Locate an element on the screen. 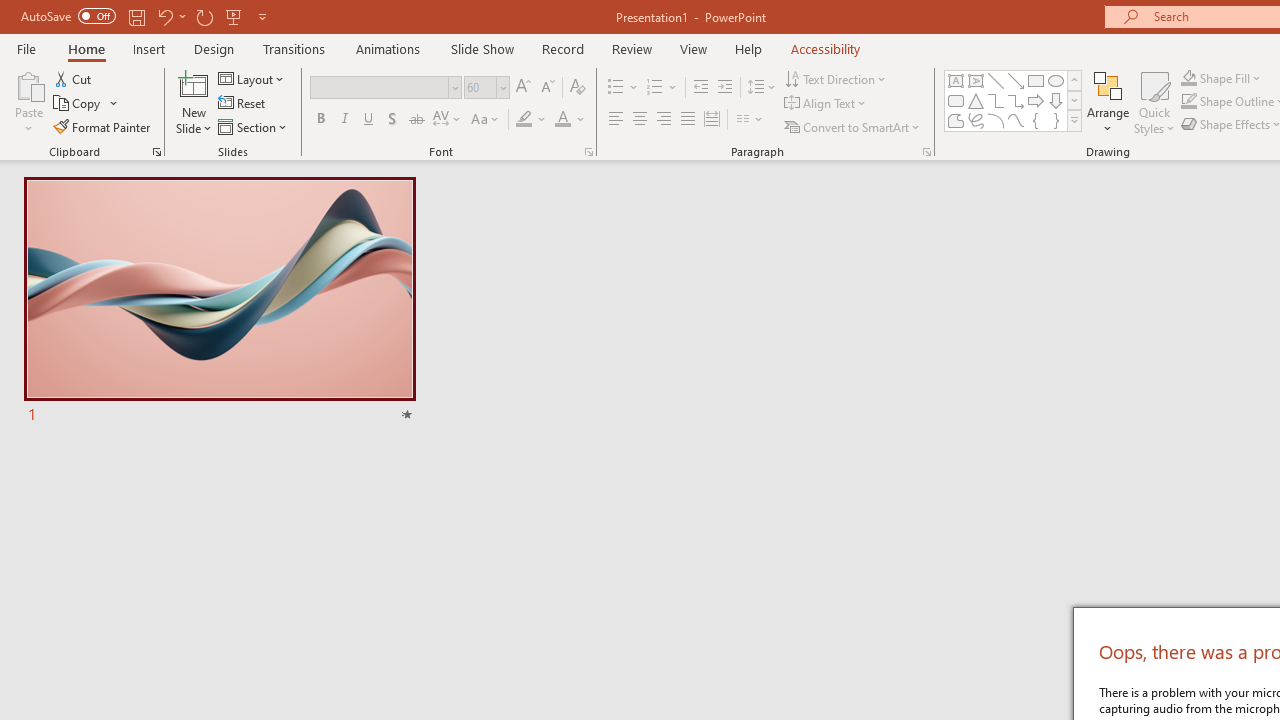 This screenshot has height=720, width=1280. 'Italic' is located at coordinates (344, 119).